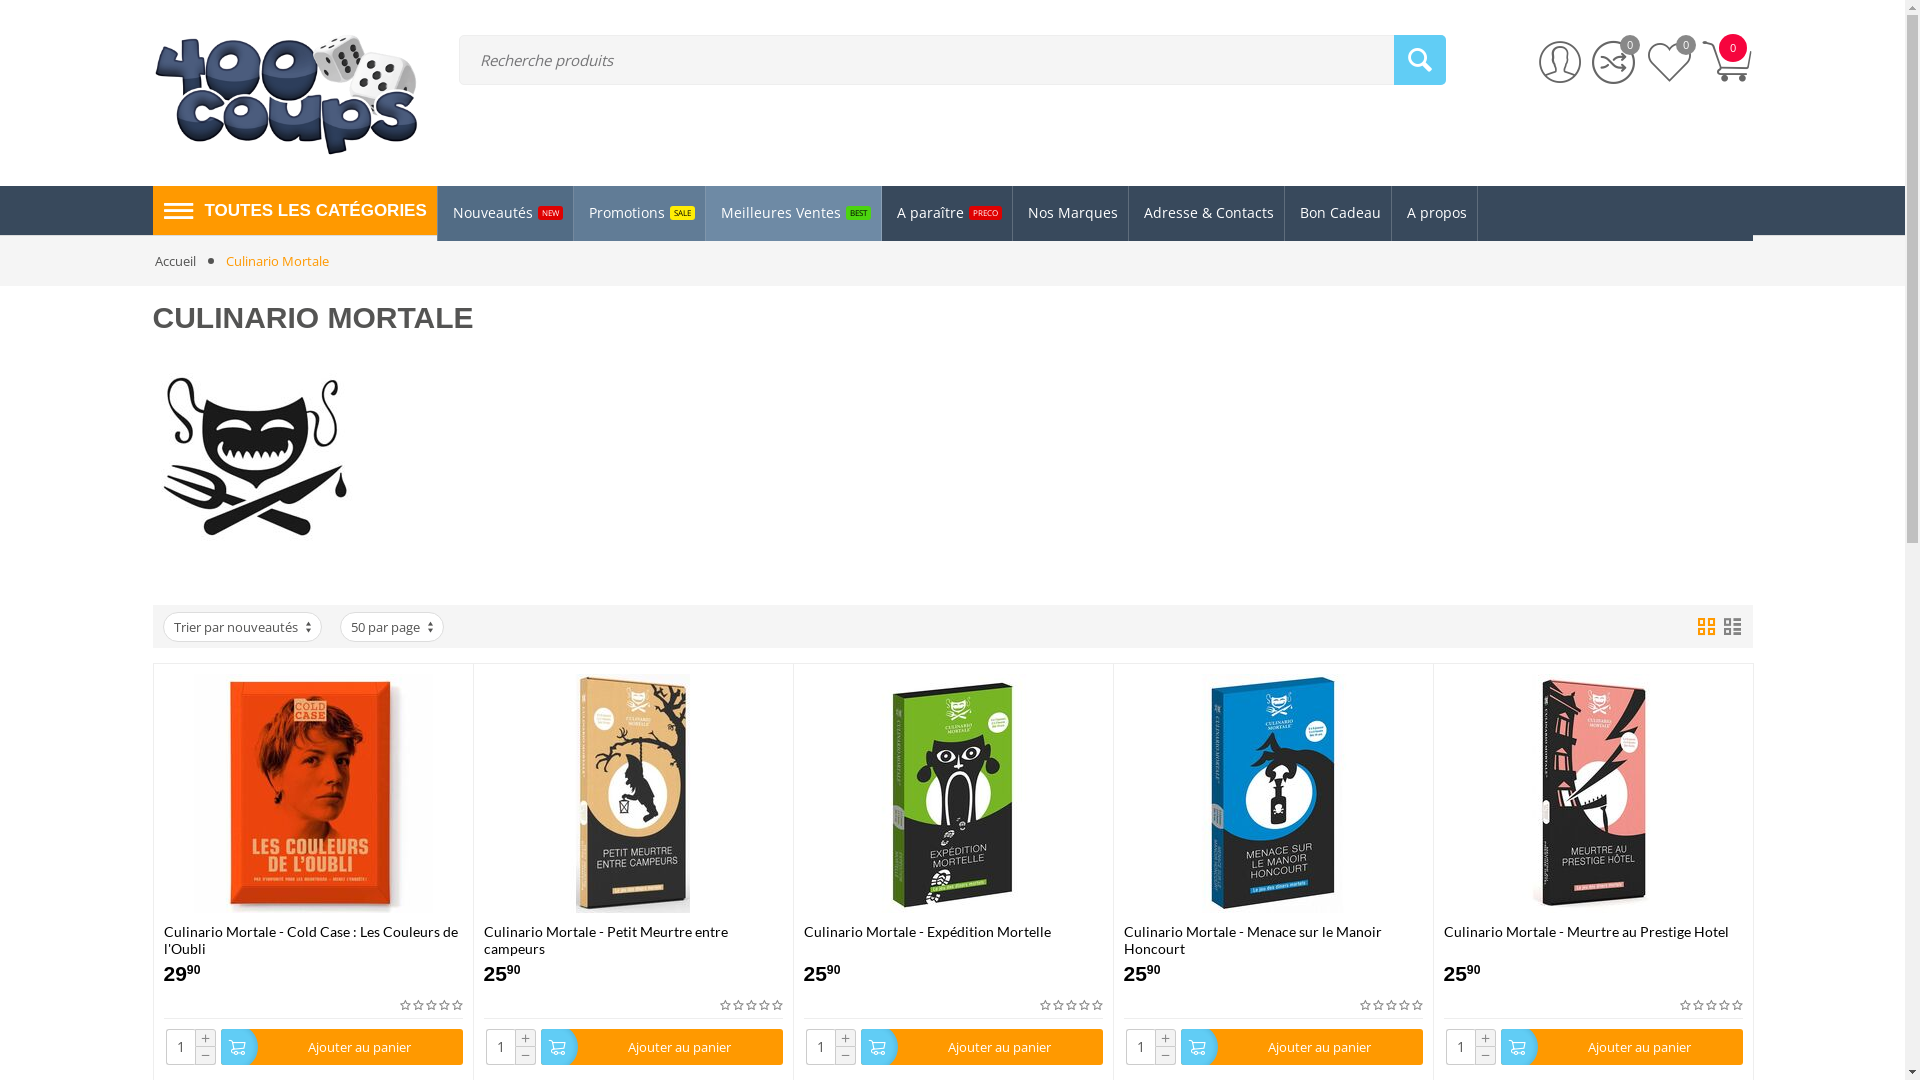 The width and height of the screenshot is (1920, 1080). Describe the element at coordinates (392, 626) in the screenshot. I see `'50 par page'` at that location.